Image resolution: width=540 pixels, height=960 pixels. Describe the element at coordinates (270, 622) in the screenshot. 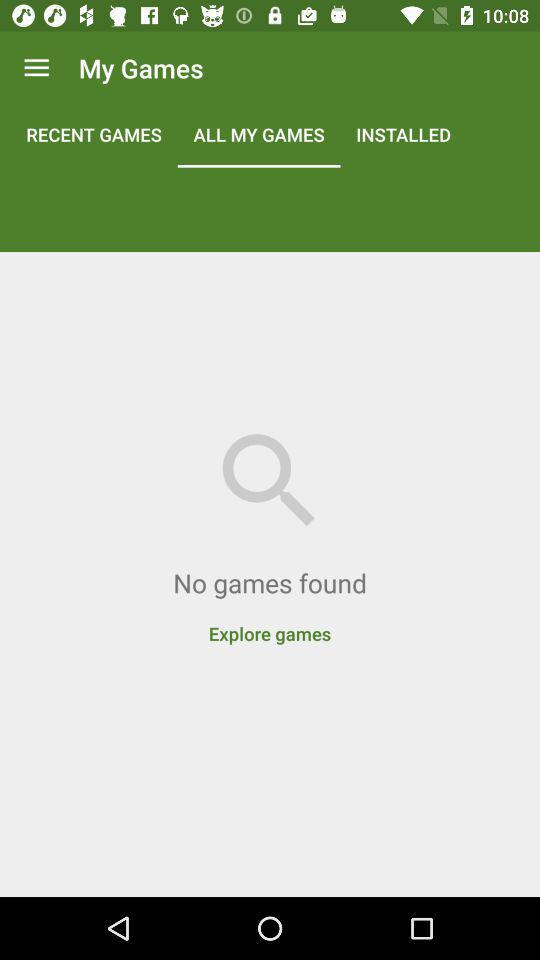

I see `the icon below the no games found item` at that location.